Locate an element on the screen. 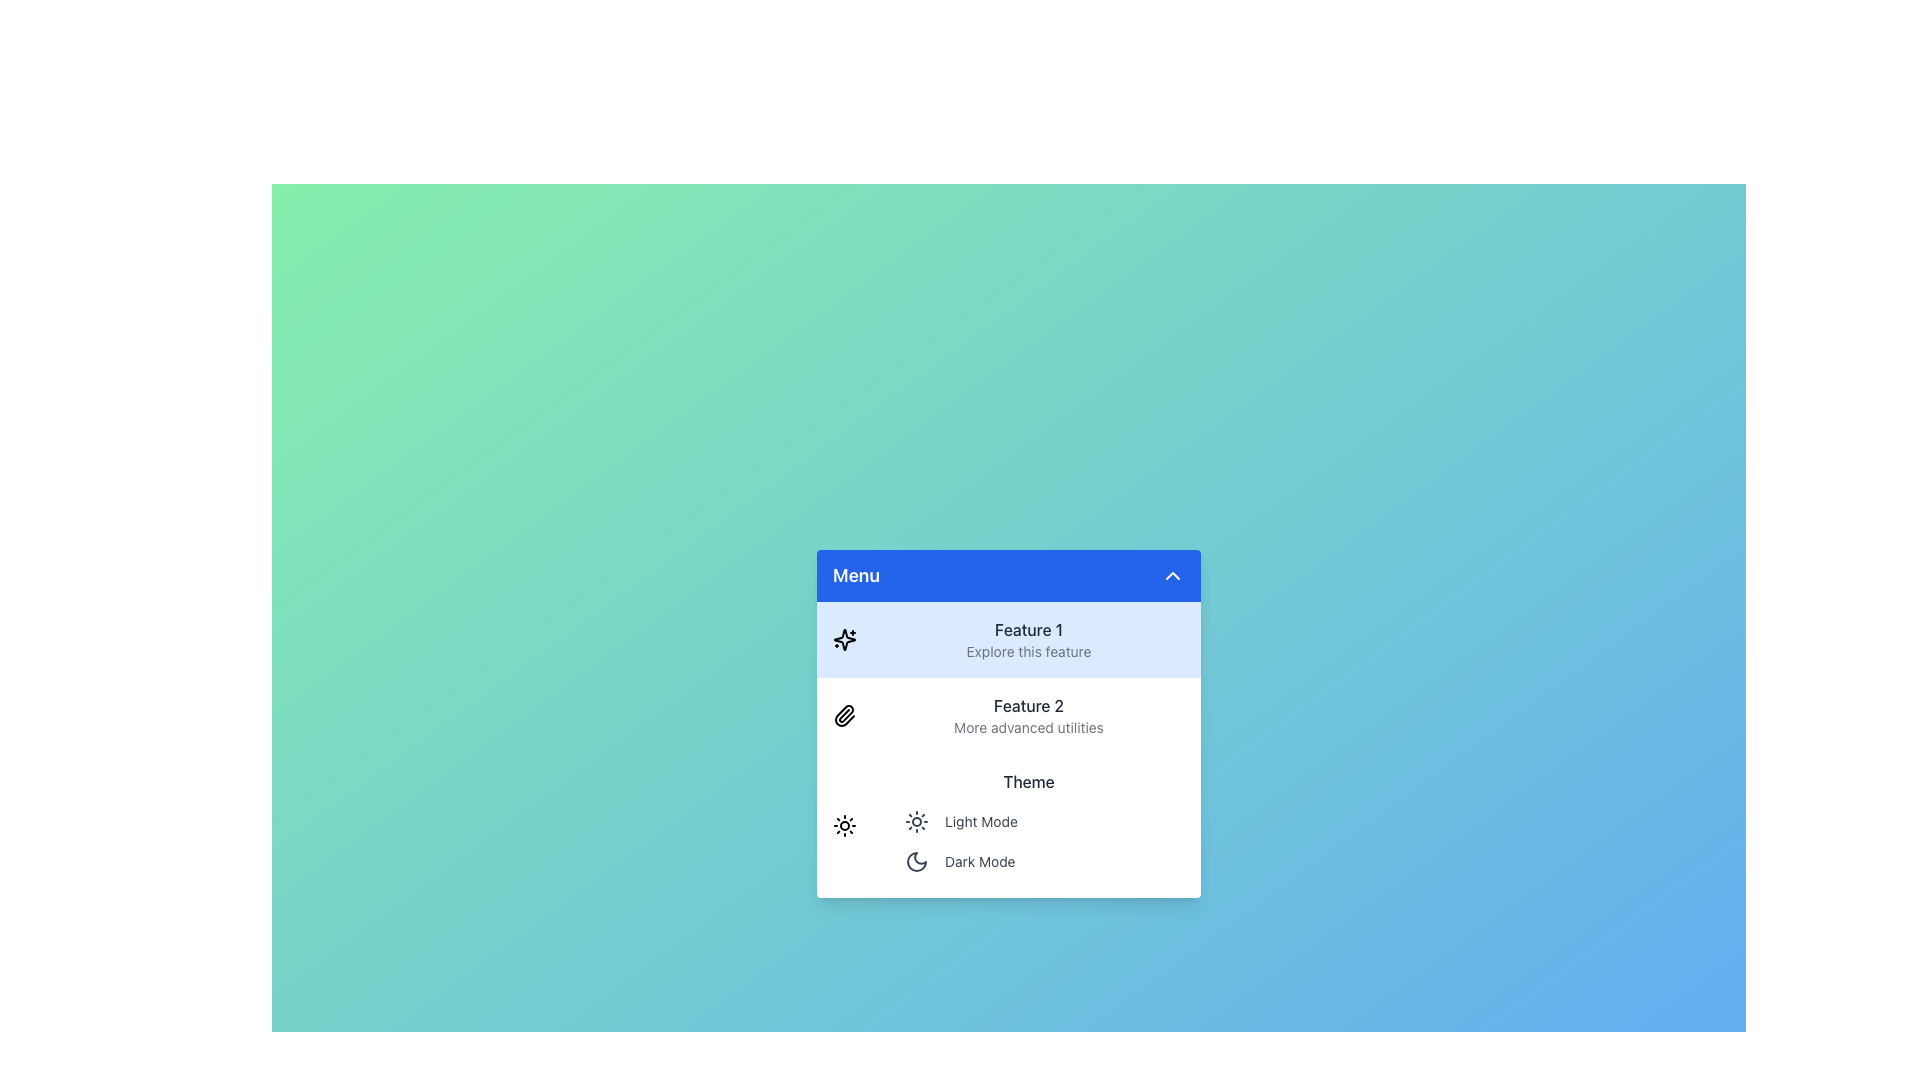 The width and height of the screenshot is (1920, 1080). the second item in the dropdown menu which serves as a navigational link is located at coordinates (1008, 749).